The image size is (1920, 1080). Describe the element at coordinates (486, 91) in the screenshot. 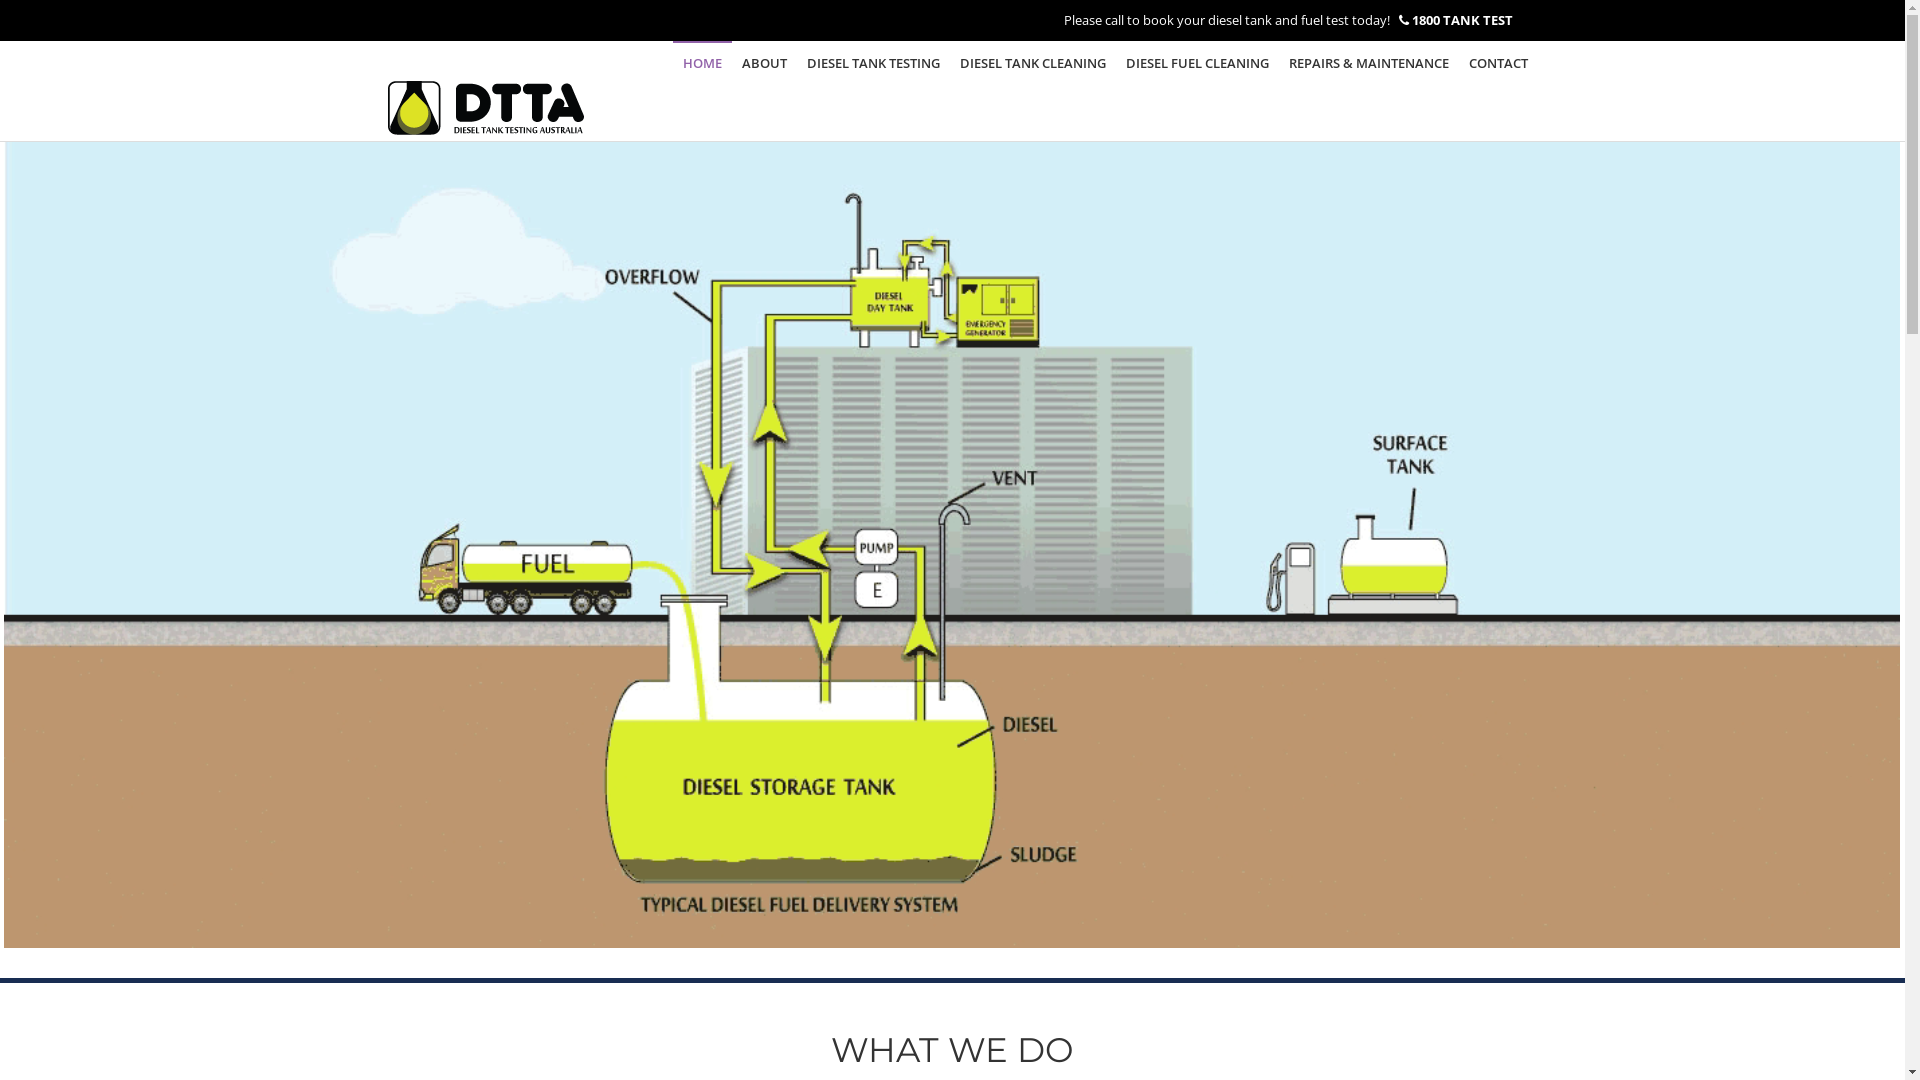

I see `'Diesel Tank Testing Australia'` at that location.